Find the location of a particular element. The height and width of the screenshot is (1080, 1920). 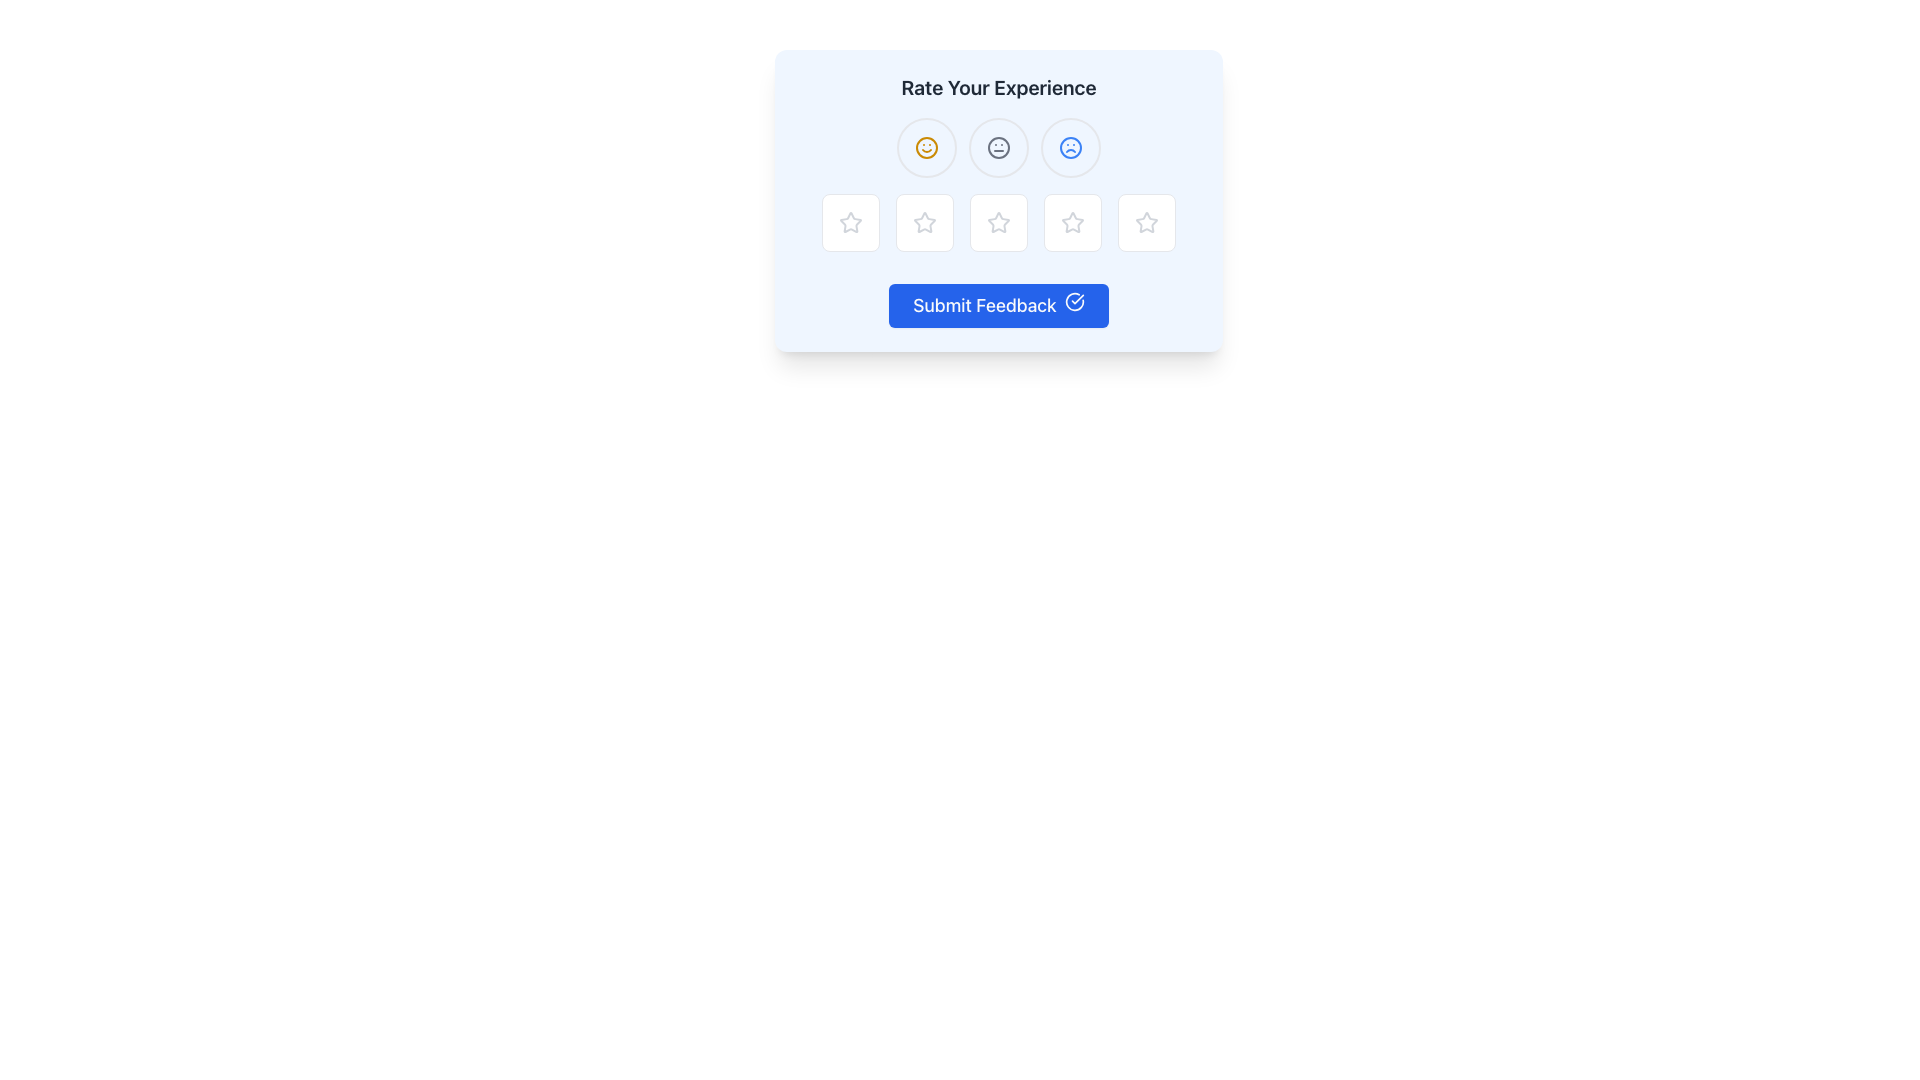

the SVG Circle element that serves as a decorative or symbolic part of the SVG icon, located second from left in a horizontal row of three icons under the heading 'Rate Your Experience' is located at coordinates (998, 146).